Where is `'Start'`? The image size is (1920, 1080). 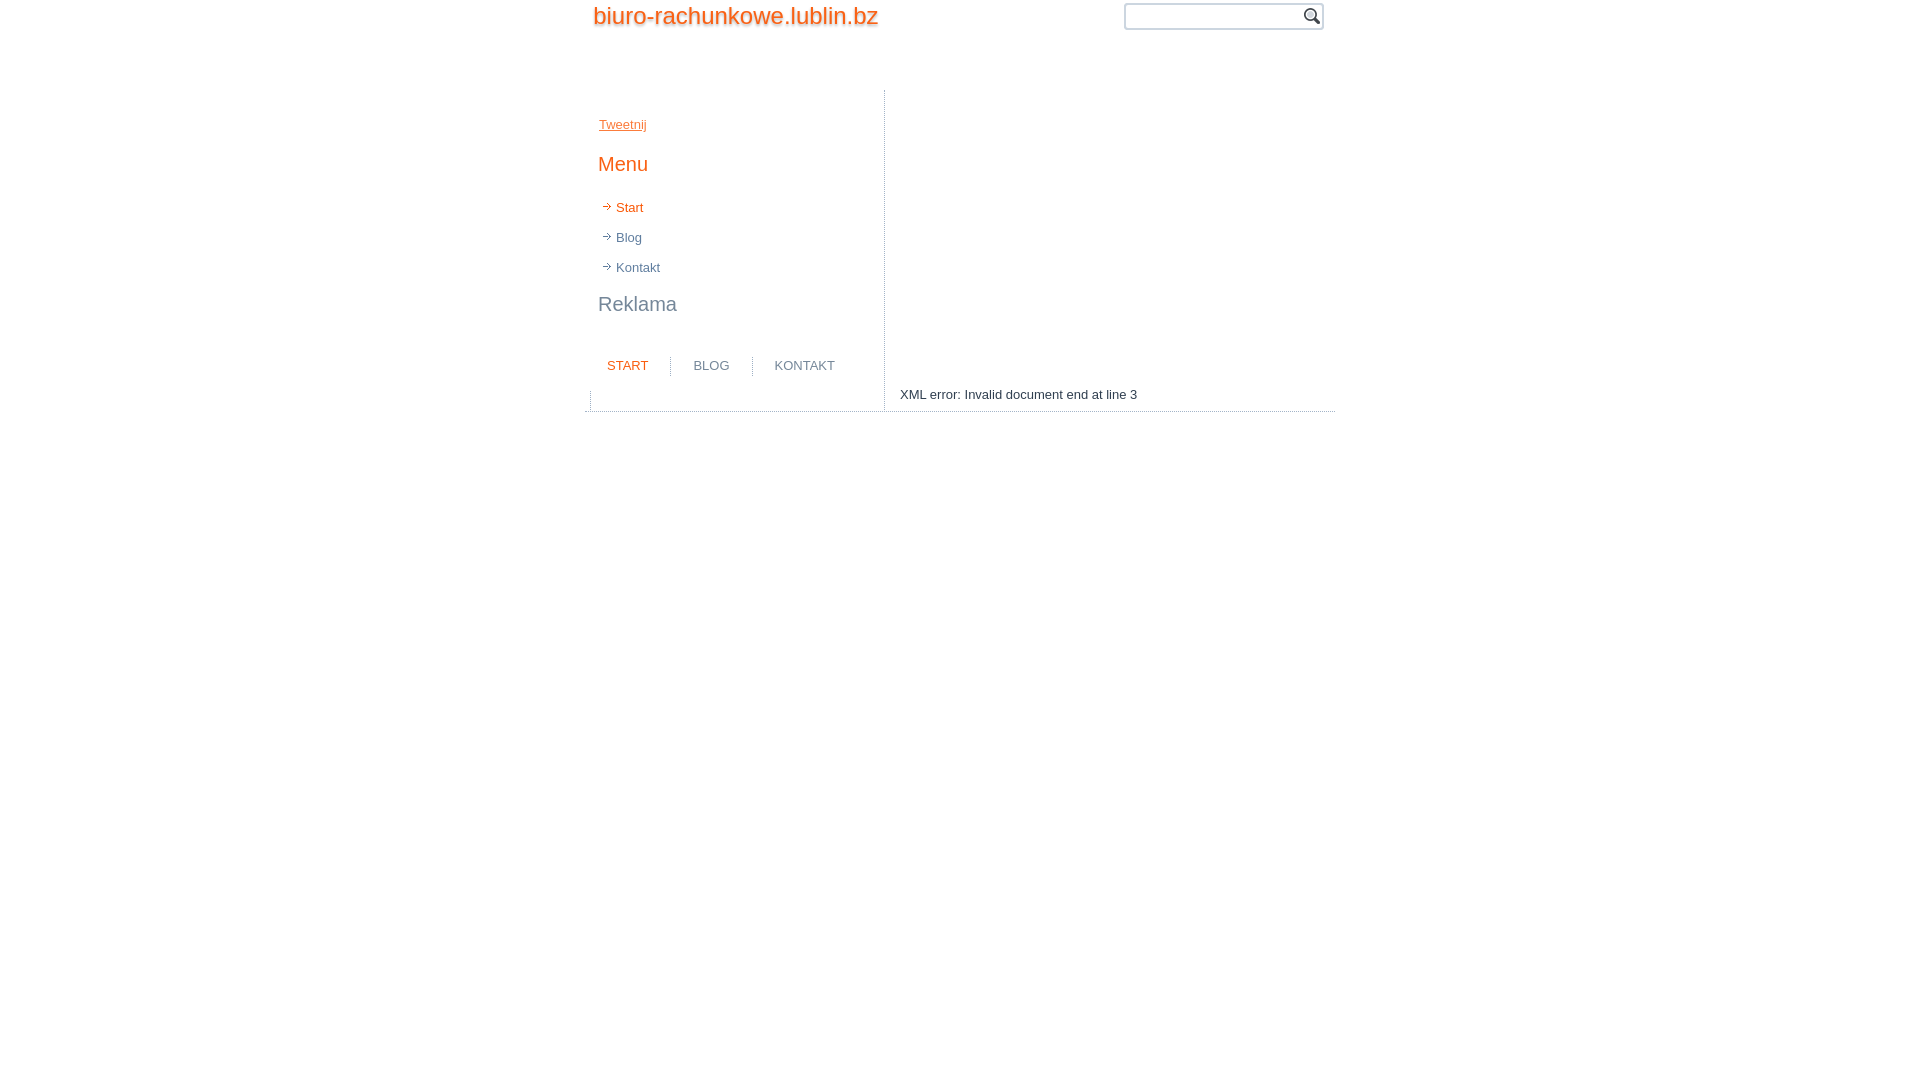
'Start' is located at coordinates (733, 208).